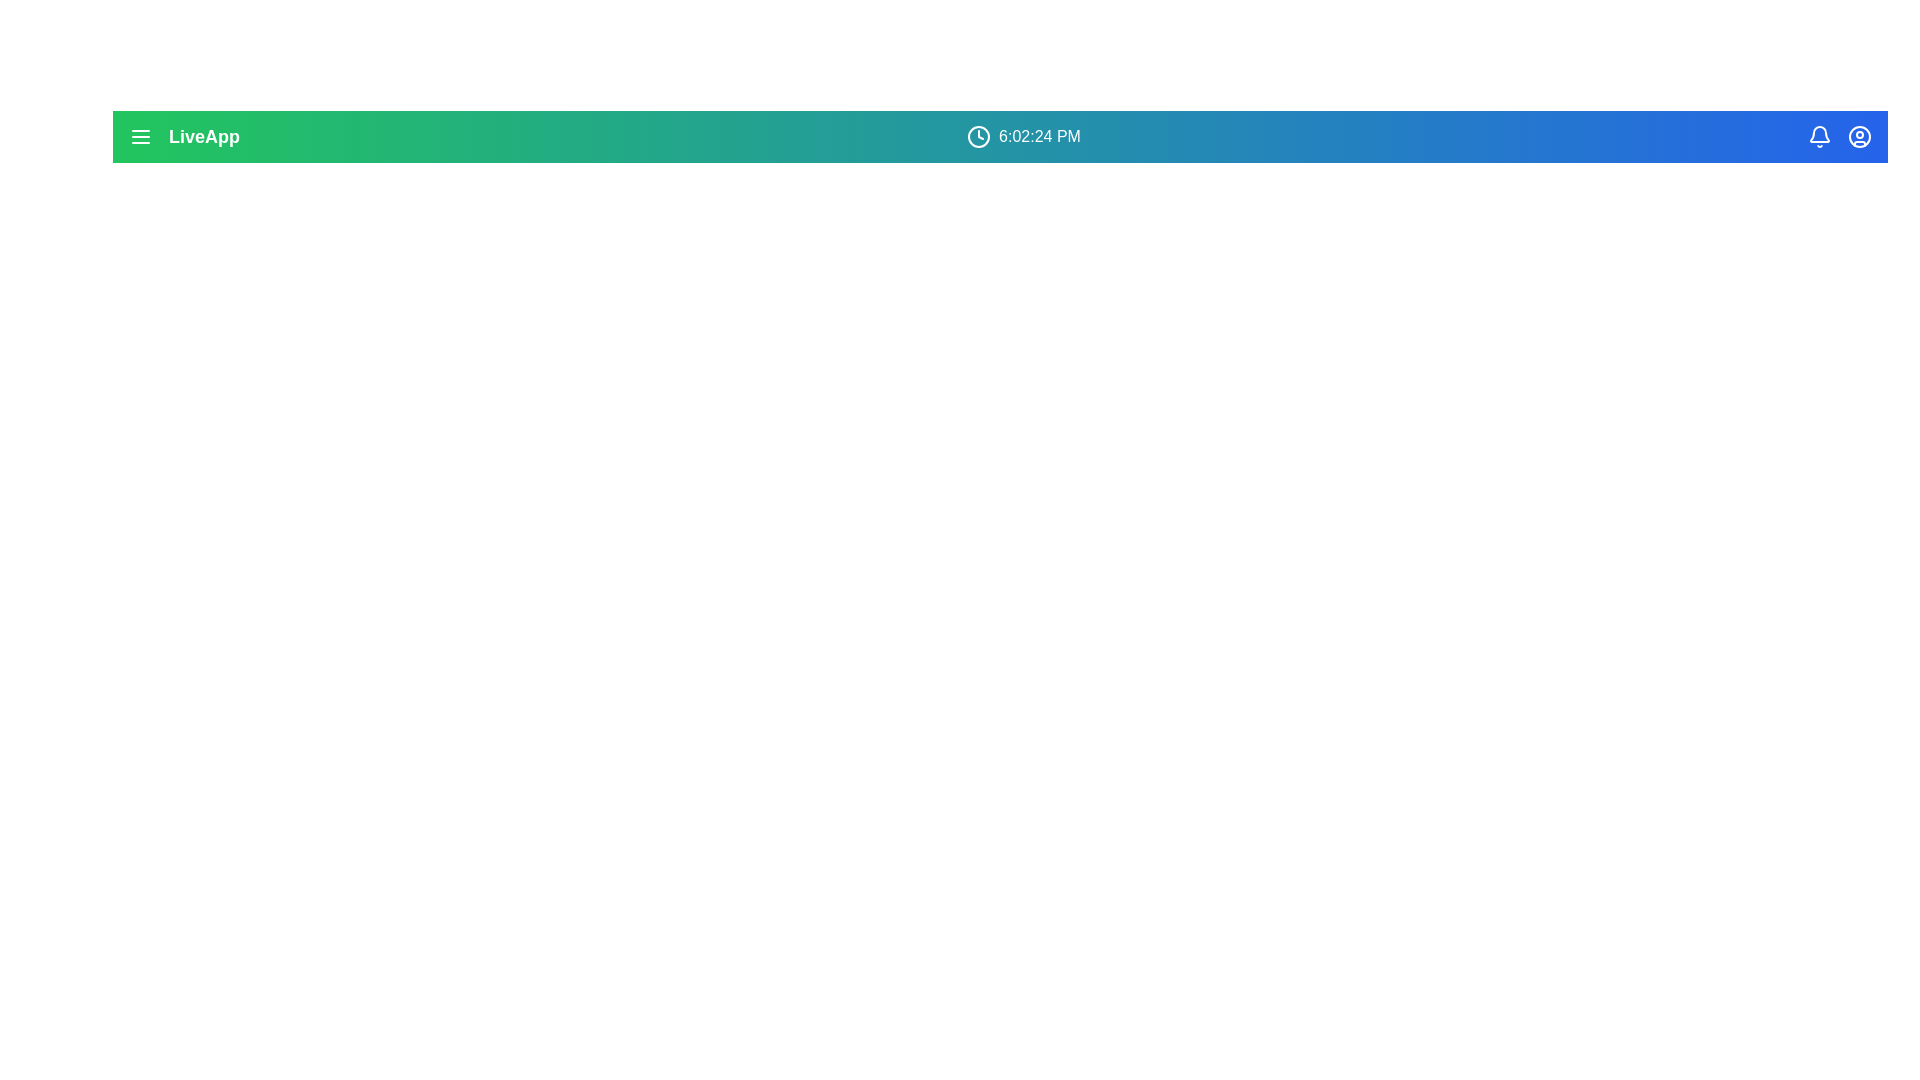 This screenshot has height=1080, width=1920. I want to click on the user icon to view profile settings, so click(1859, 136).